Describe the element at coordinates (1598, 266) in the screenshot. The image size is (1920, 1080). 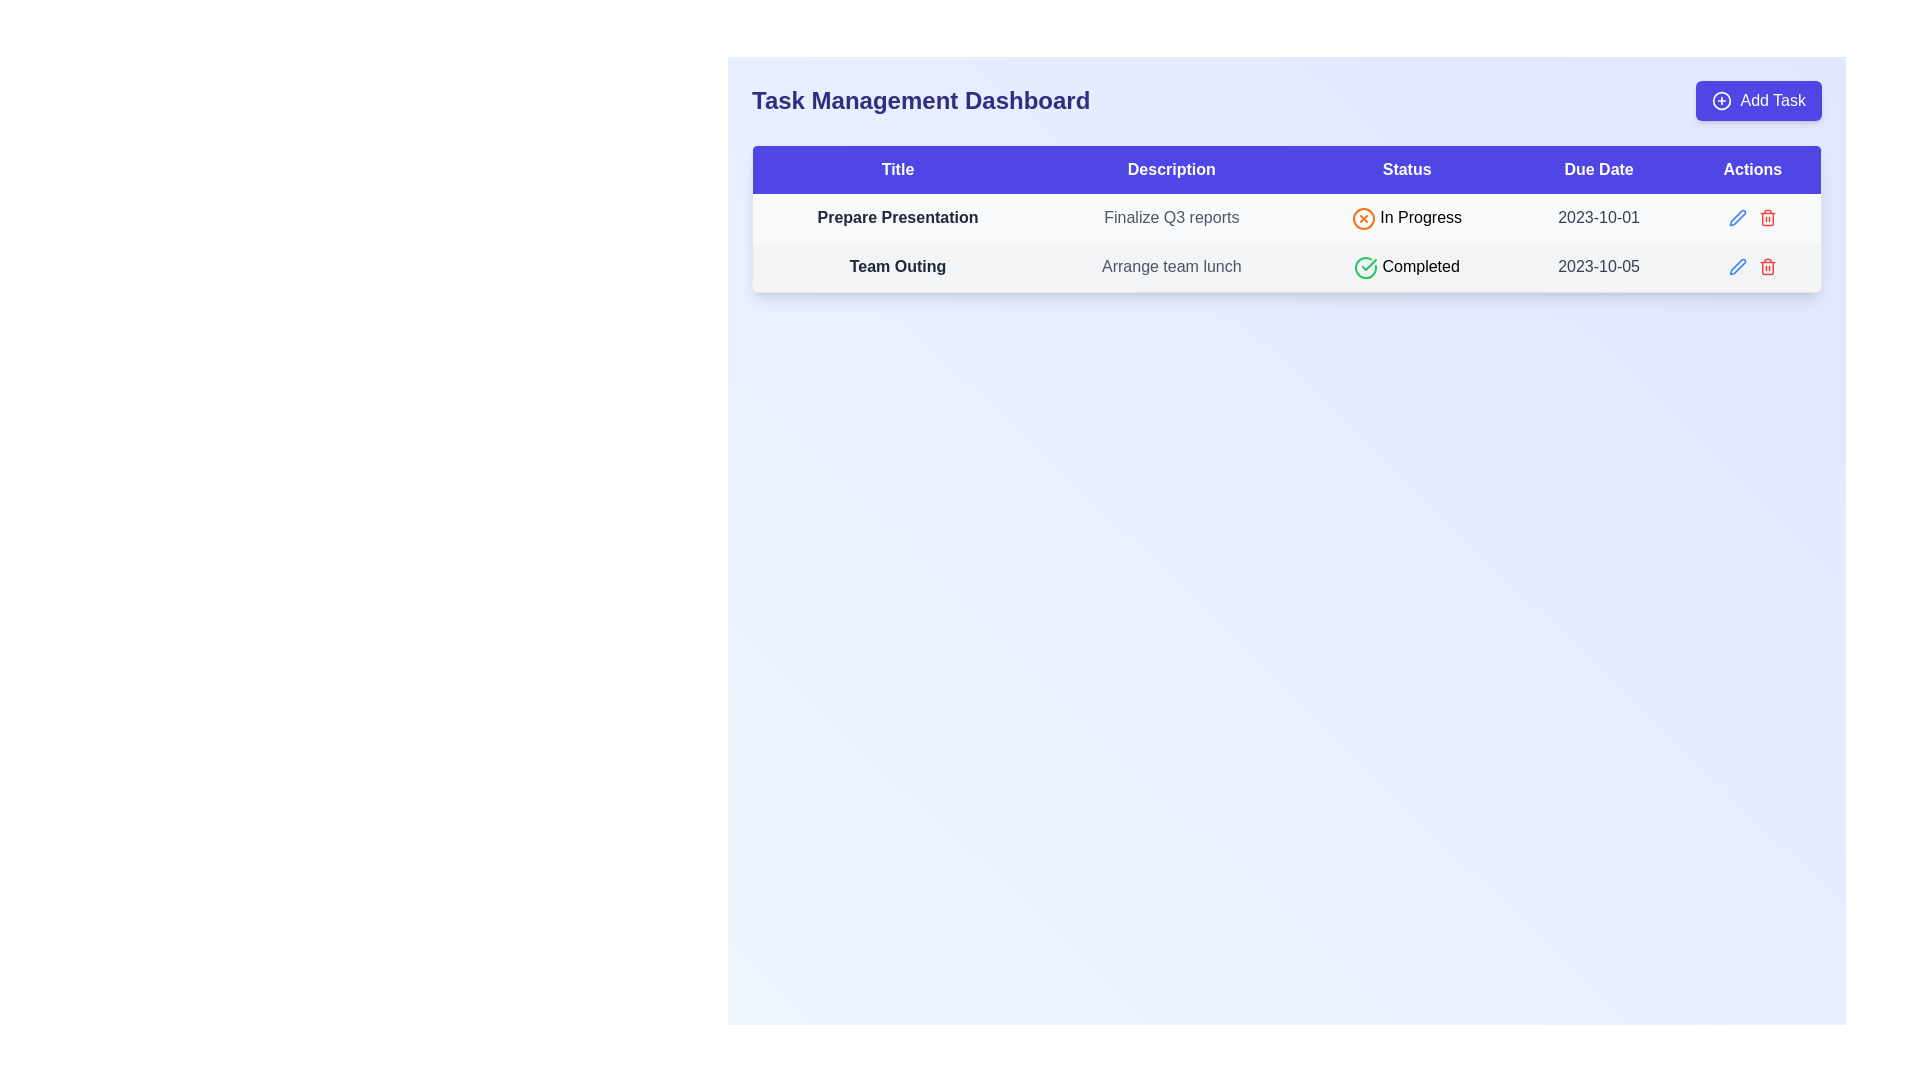
I see `the static text label displaying the date '2023-10-05', which is located in the 'Due Date' column of the table row for 'Team Outing'` at that location.